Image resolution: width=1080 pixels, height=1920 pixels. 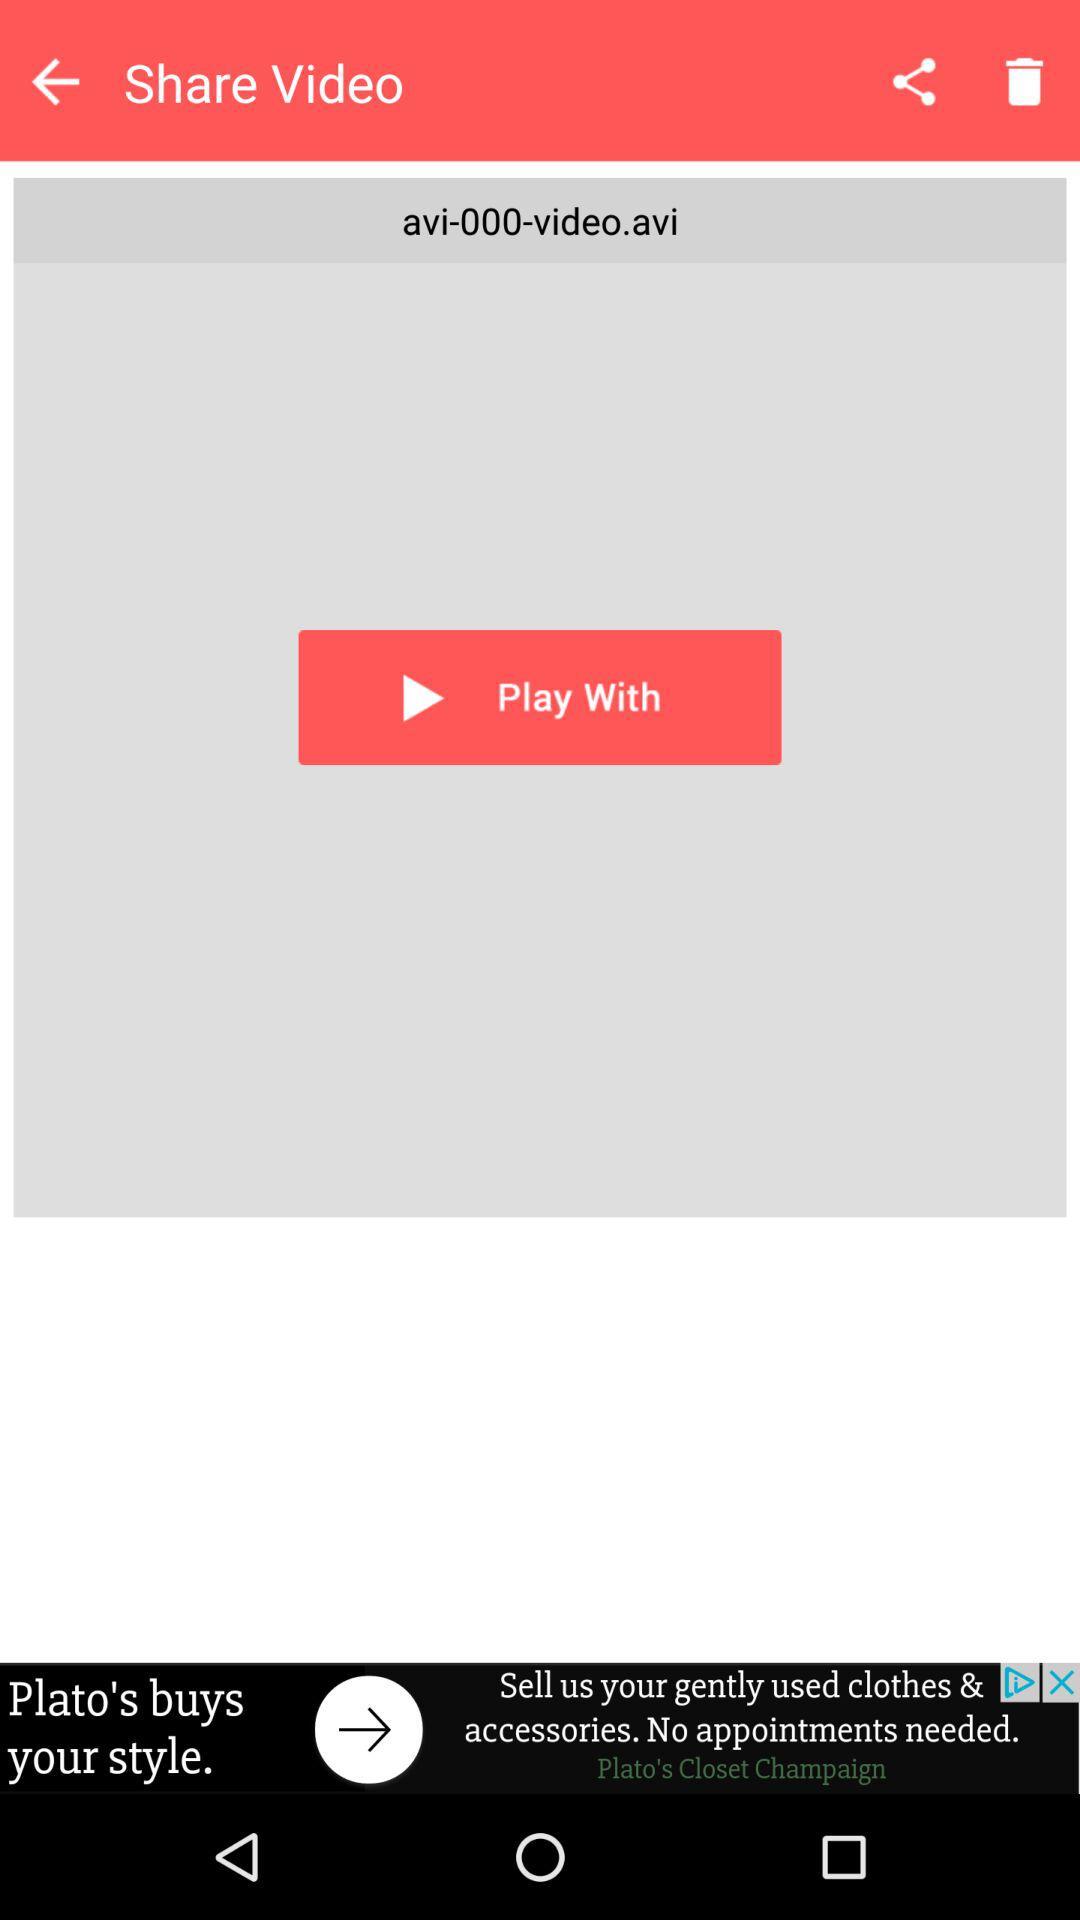 What do you see at coordinates (1024, 80) in the screenshot?
I see `delete button` at bounding box center [1024, 80].